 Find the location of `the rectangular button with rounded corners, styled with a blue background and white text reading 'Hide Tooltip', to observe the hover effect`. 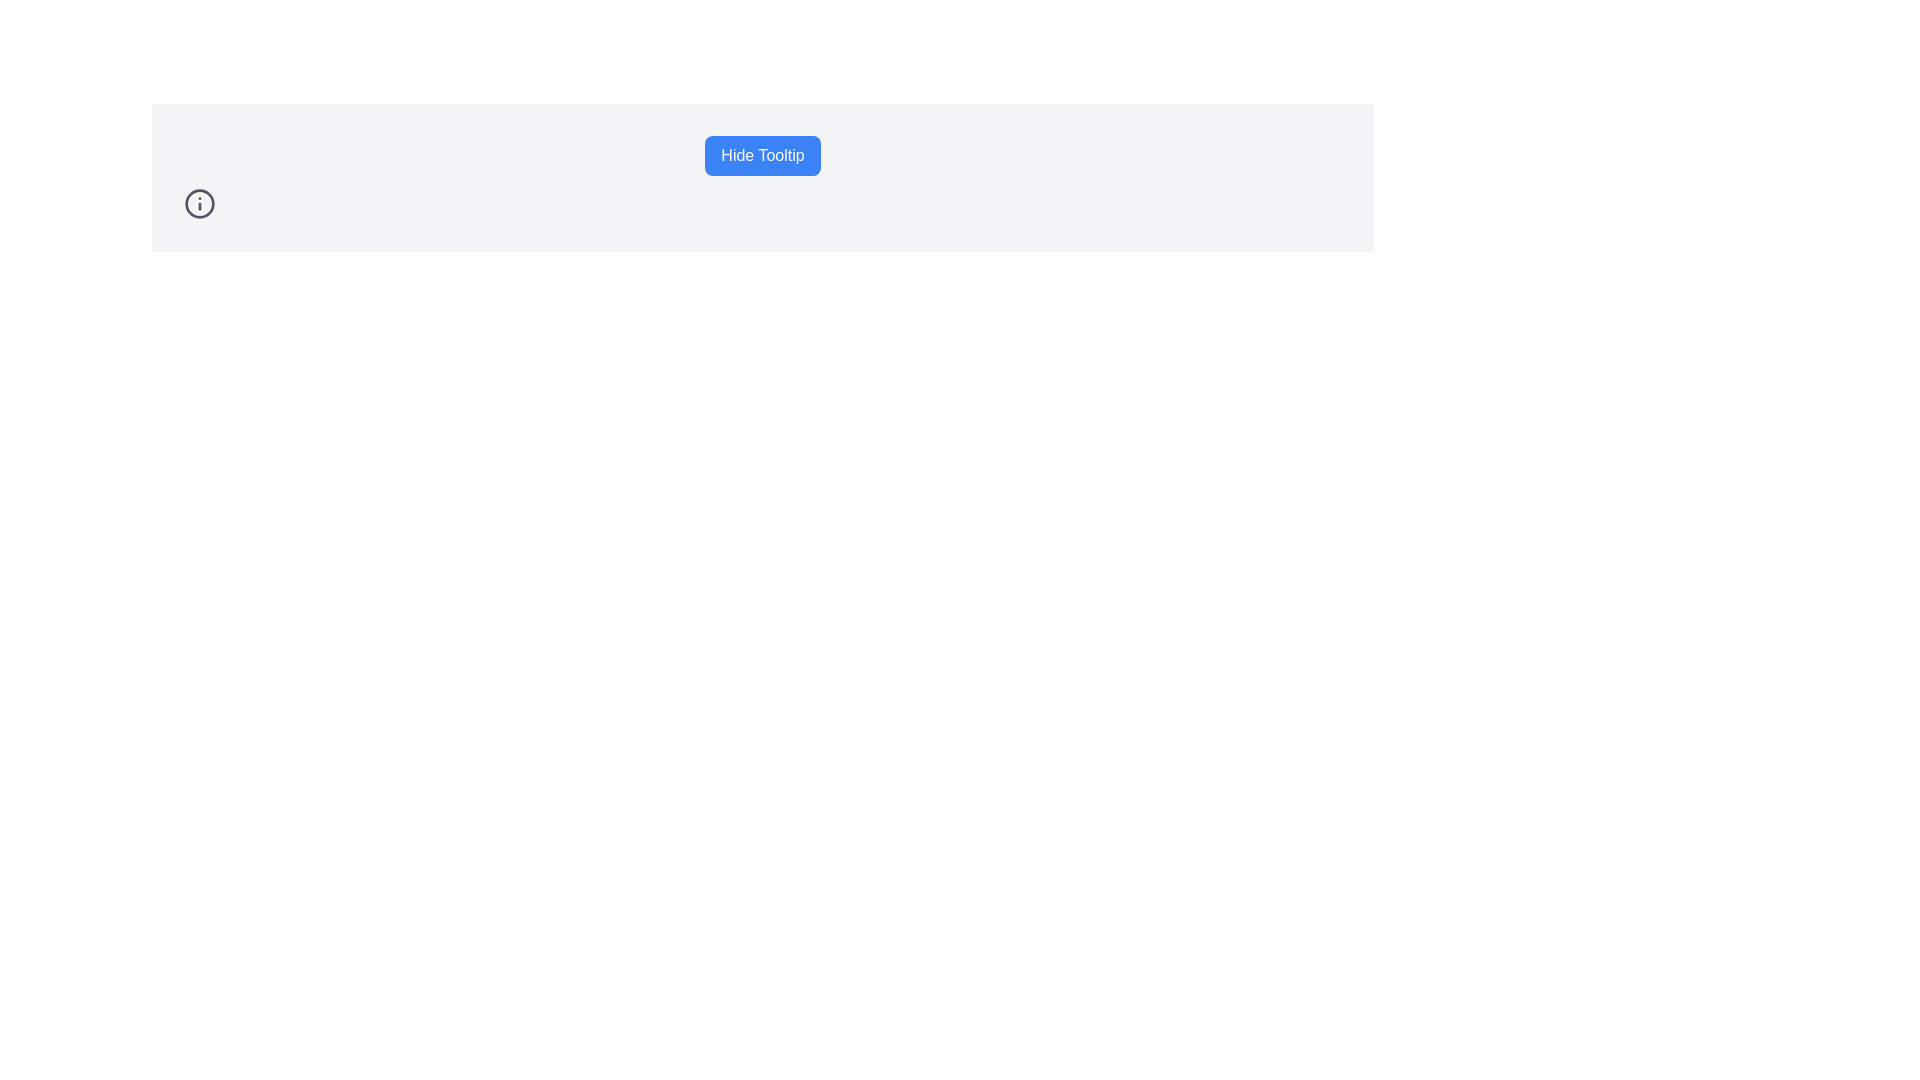

the rectangular button with rounded corners, styled with a blue background and white text reading 'Hide Tooltip', to observe the hover effect is located at coordinates (762, 154).